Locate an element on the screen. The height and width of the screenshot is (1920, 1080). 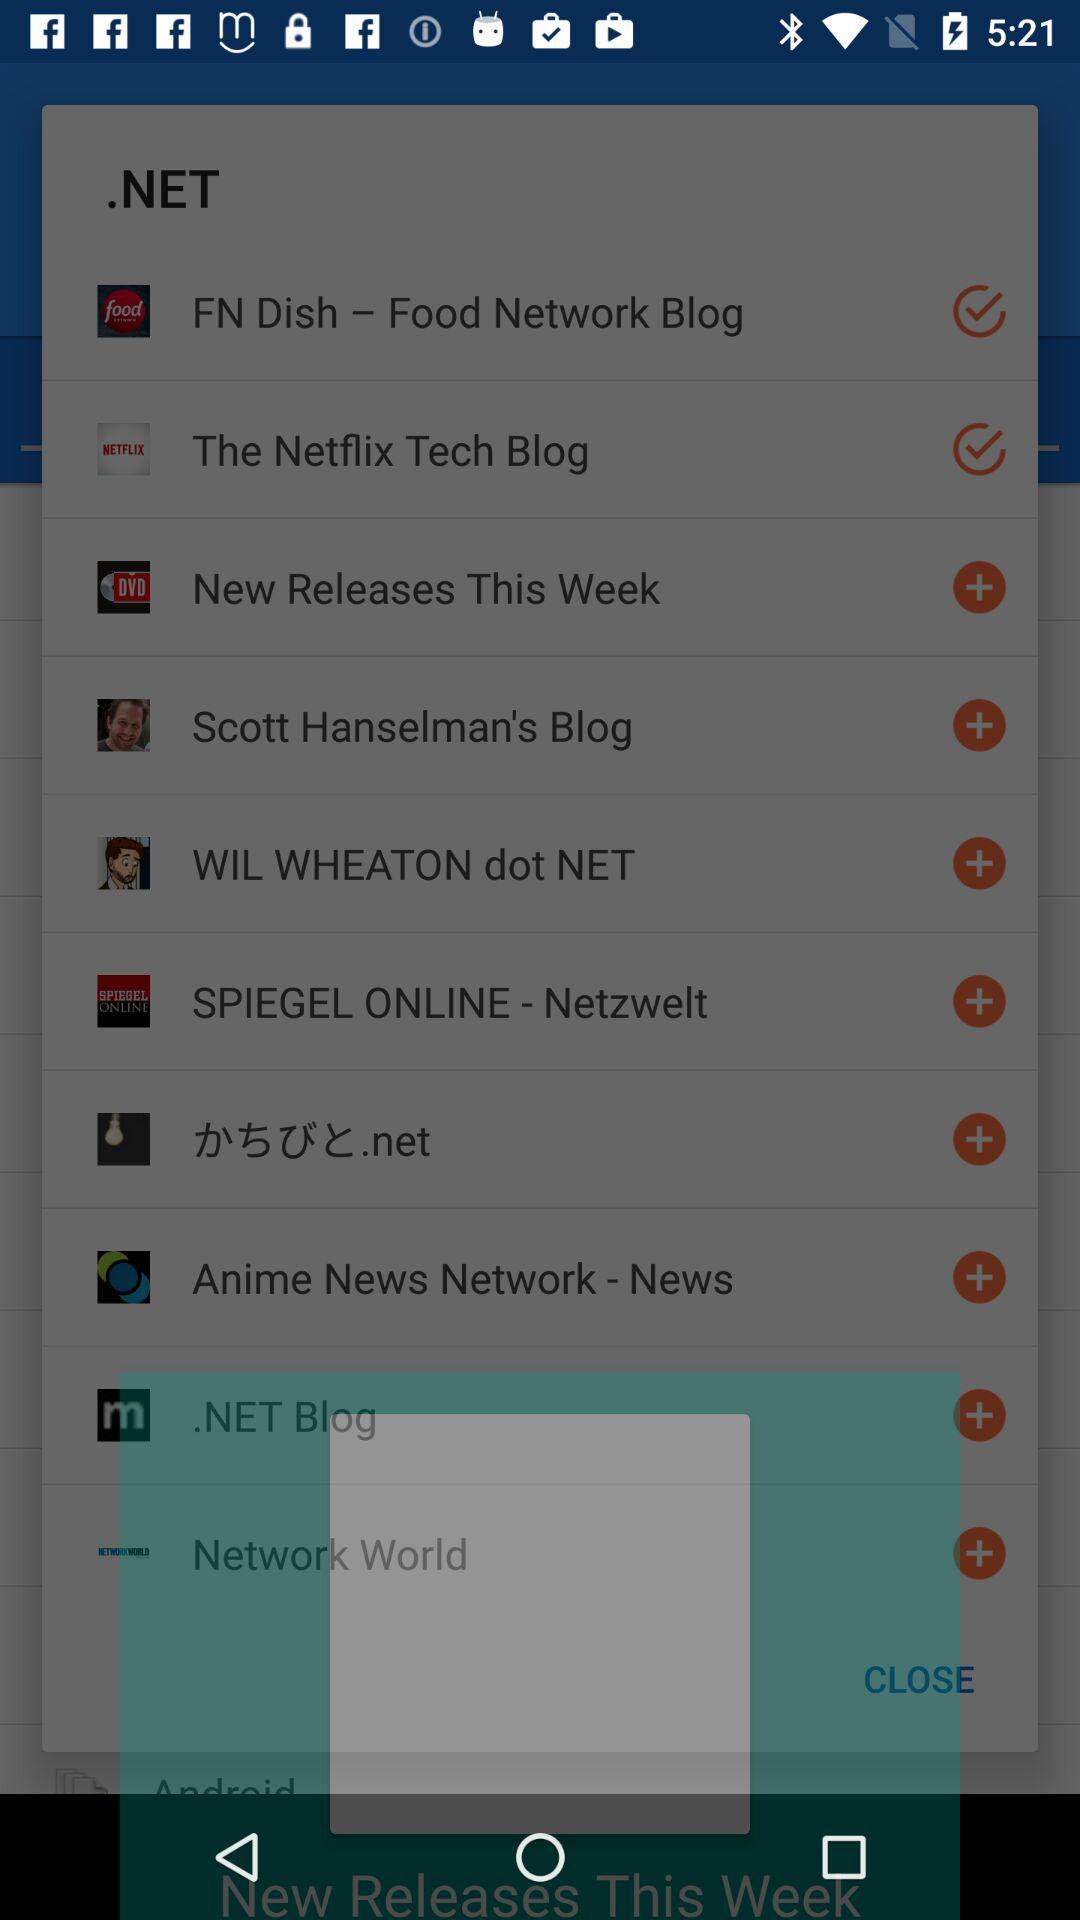
the spiegel online - netzwelt icon is located at coordinates (563, 1001).